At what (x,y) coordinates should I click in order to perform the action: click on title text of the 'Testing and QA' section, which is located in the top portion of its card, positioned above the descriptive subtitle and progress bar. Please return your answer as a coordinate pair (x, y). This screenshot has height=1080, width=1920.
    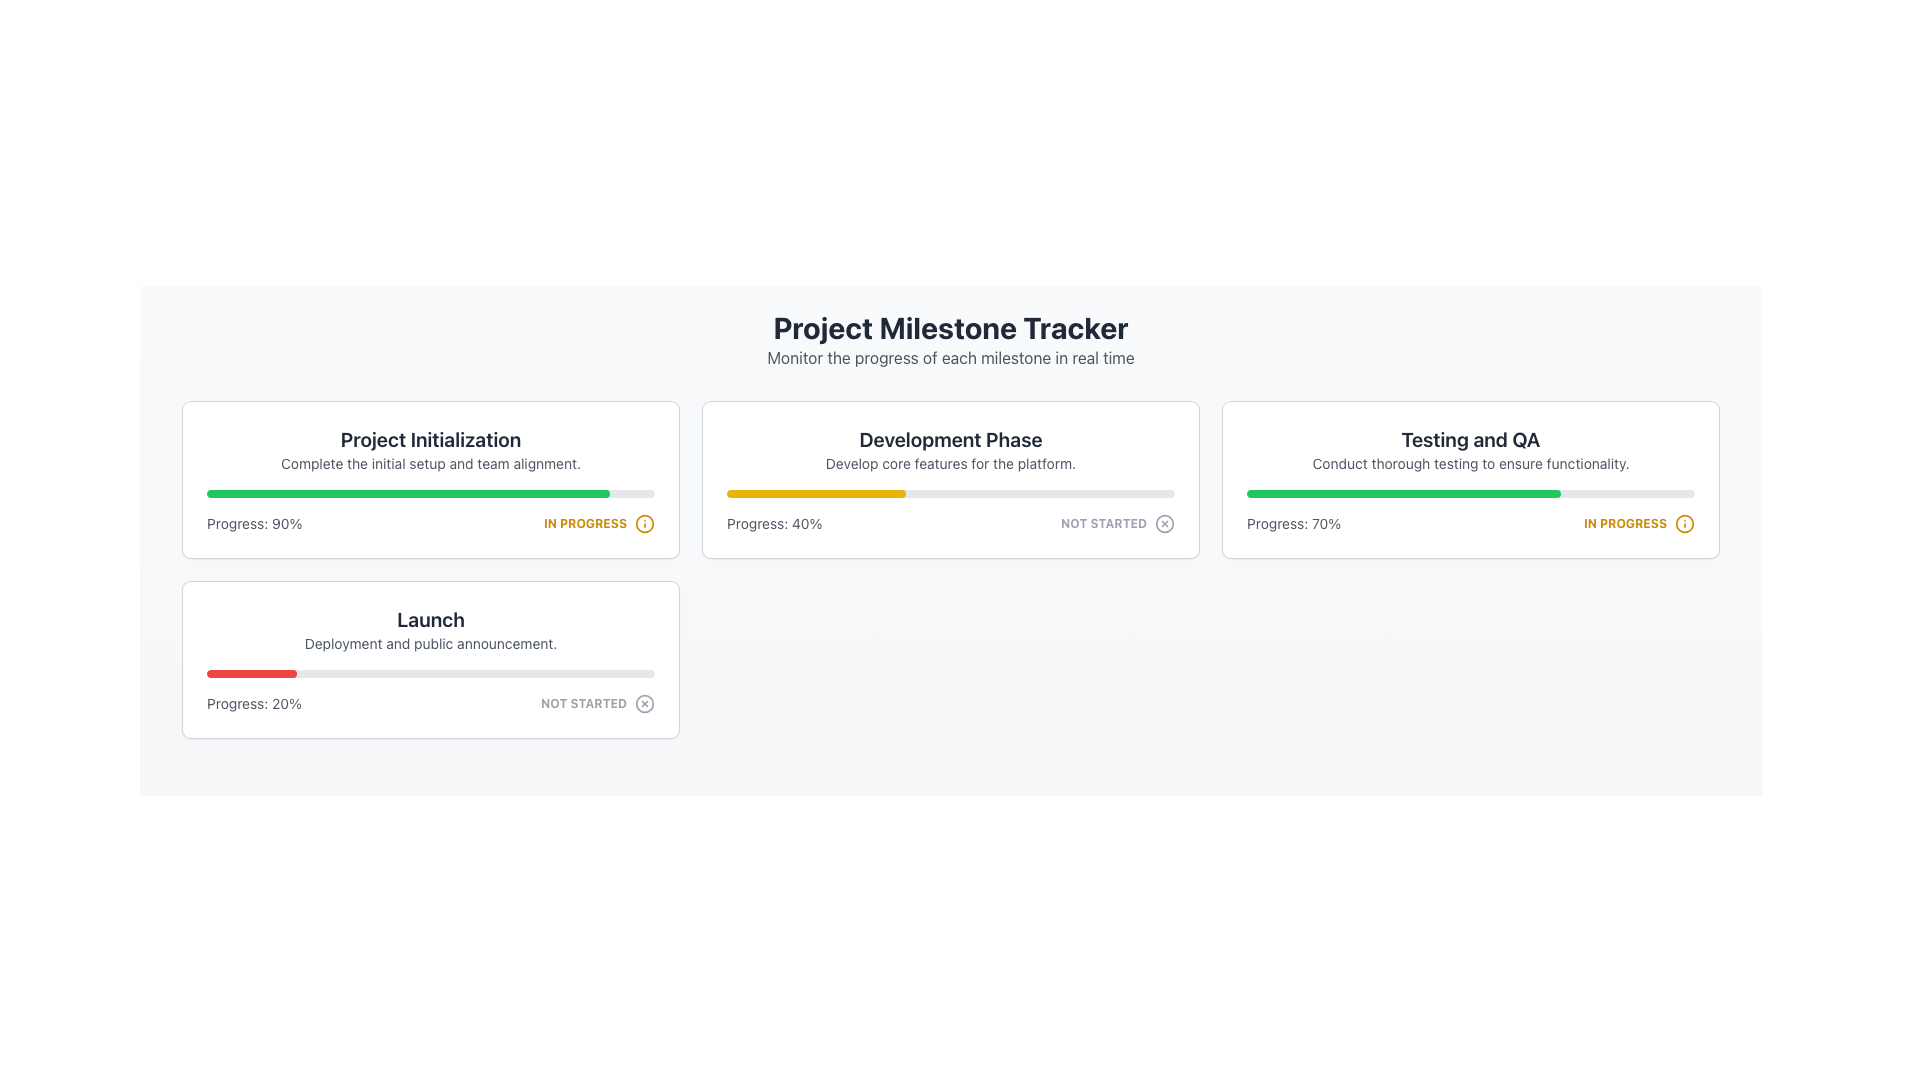
    Looking at the image, I should click on (1470, 438).